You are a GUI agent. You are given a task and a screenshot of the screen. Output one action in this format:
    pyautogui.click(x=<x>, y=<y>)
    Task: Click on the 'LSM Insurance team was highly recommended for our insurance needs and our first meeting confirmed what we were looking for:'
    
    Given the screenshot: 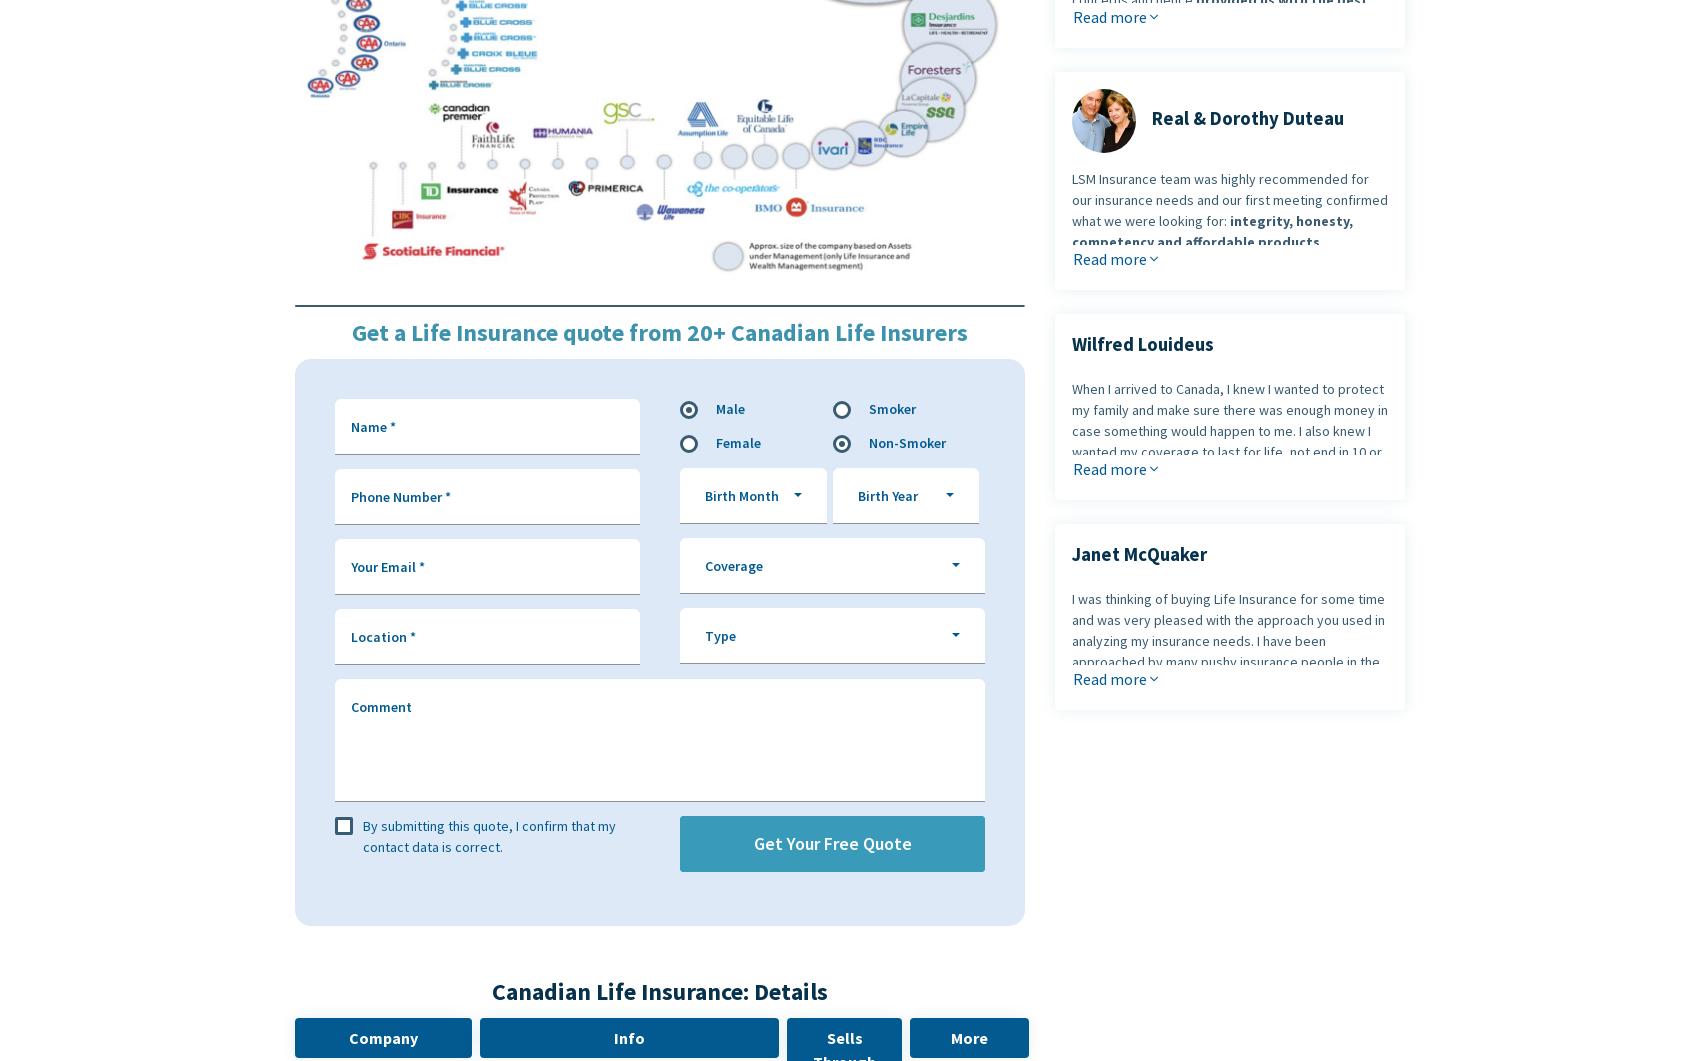 What is the action you would take?
    pyautogui.click(x=1072, y=198)
    